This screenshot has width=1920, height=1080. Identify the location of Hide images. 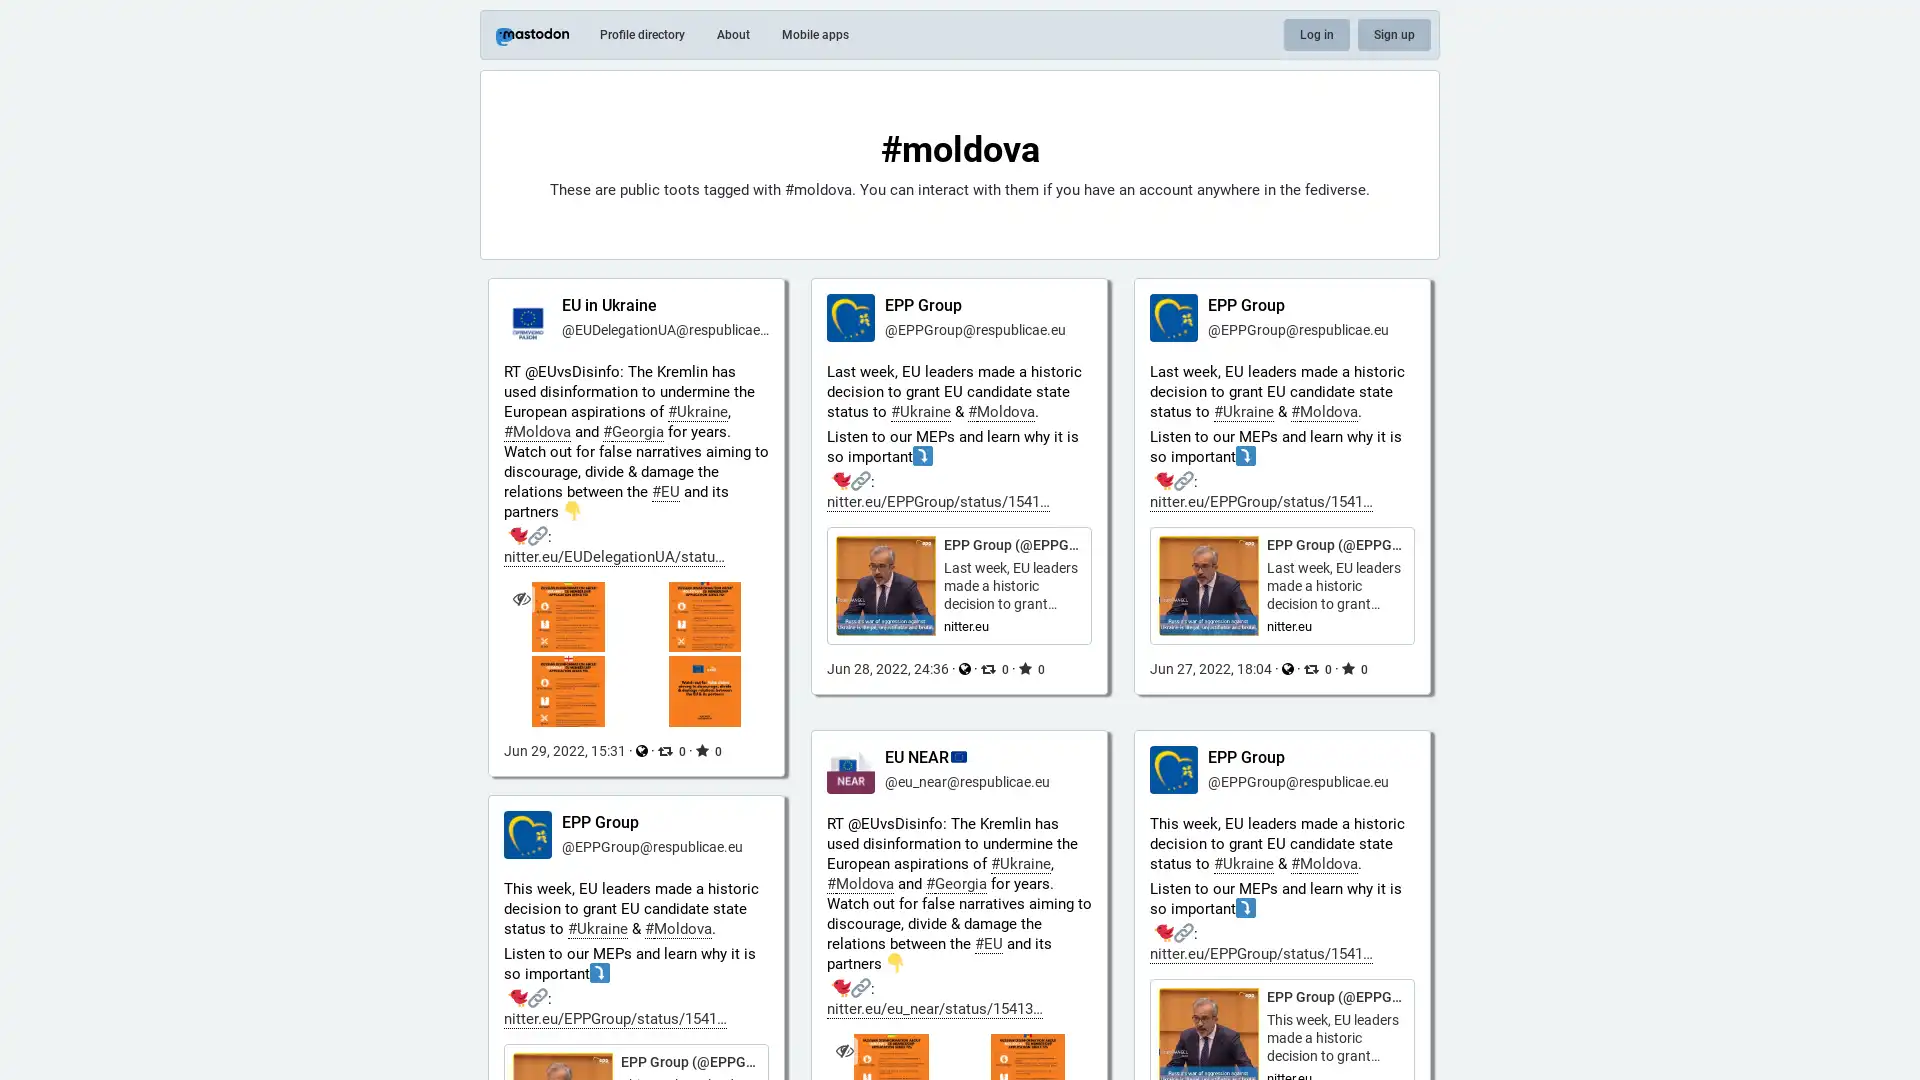
(844, 1049).